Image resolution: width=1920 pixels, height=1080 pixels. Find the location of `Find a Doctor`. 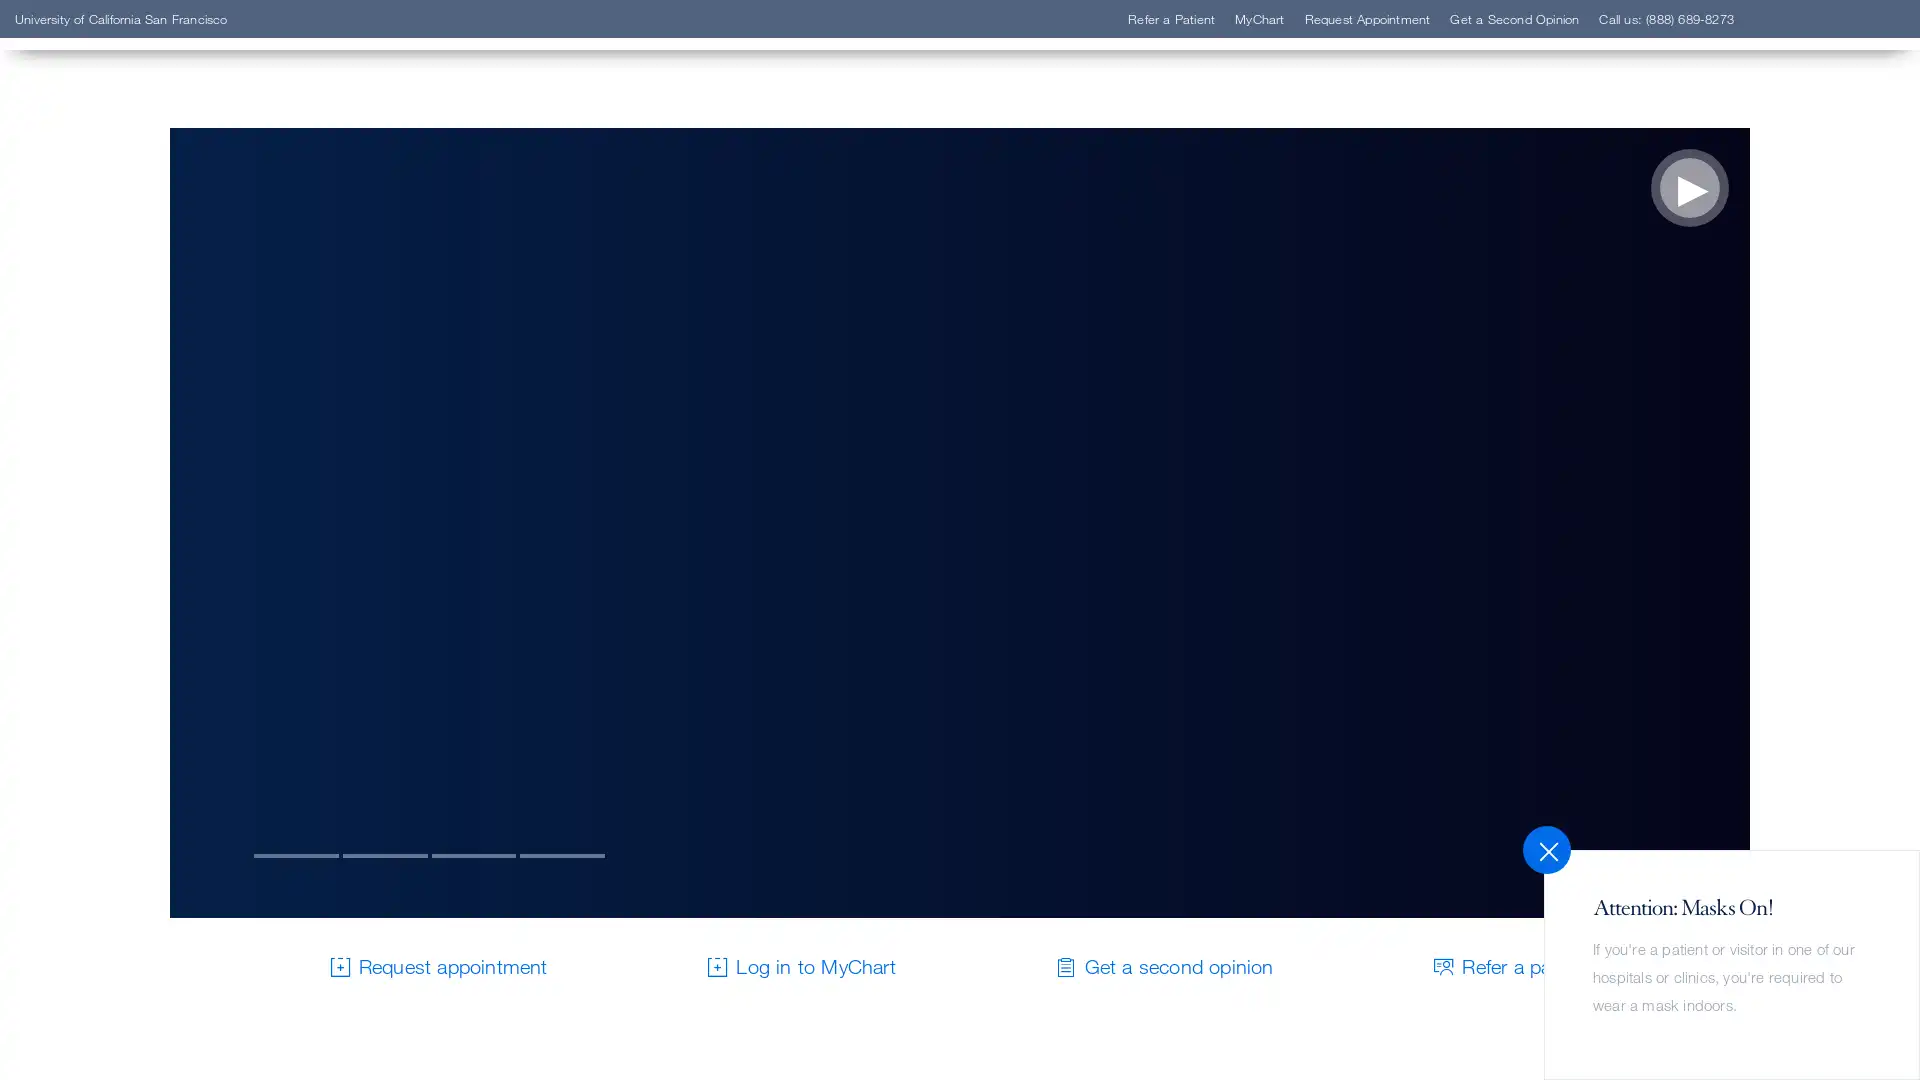

Find a Doctor is located at coordinates (138, 294).